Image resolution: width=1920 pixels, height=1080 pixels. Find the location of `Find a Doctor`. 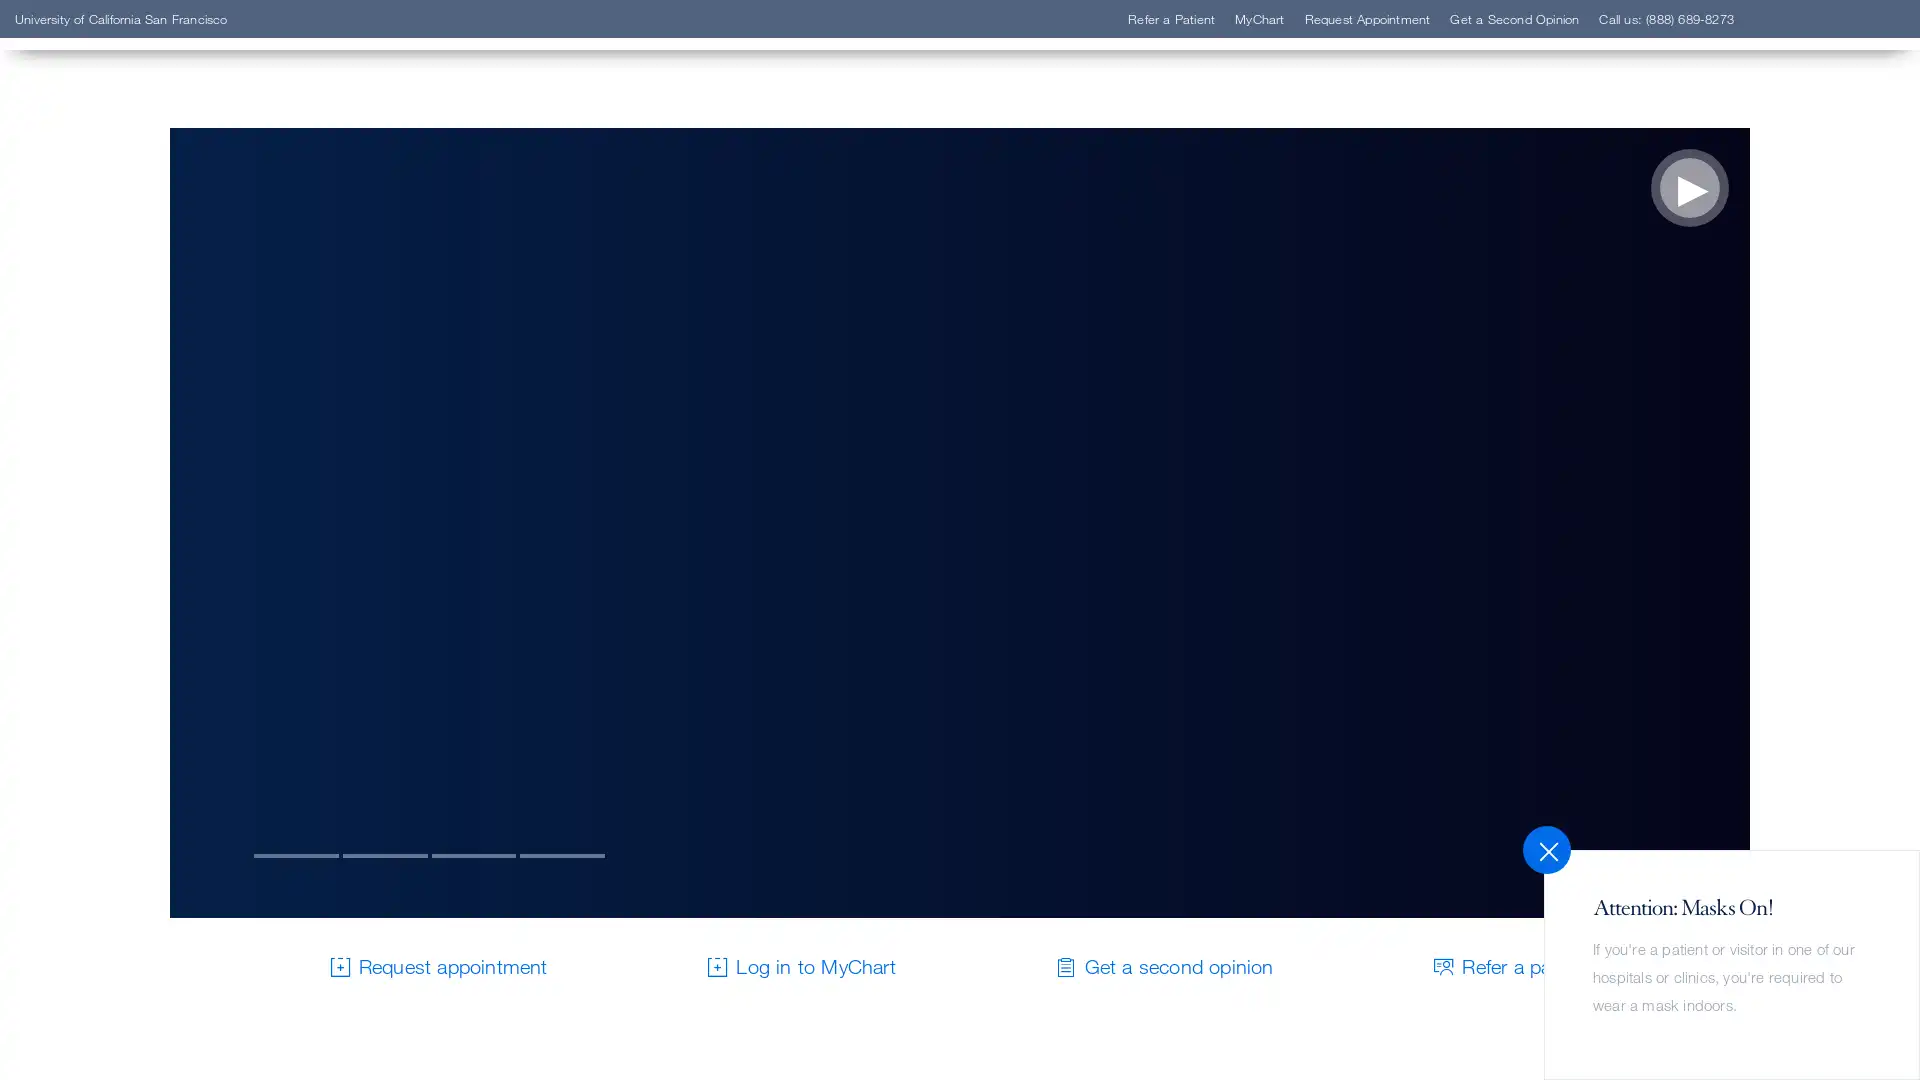

Find a Doctor is located at coordinates (138, 294).